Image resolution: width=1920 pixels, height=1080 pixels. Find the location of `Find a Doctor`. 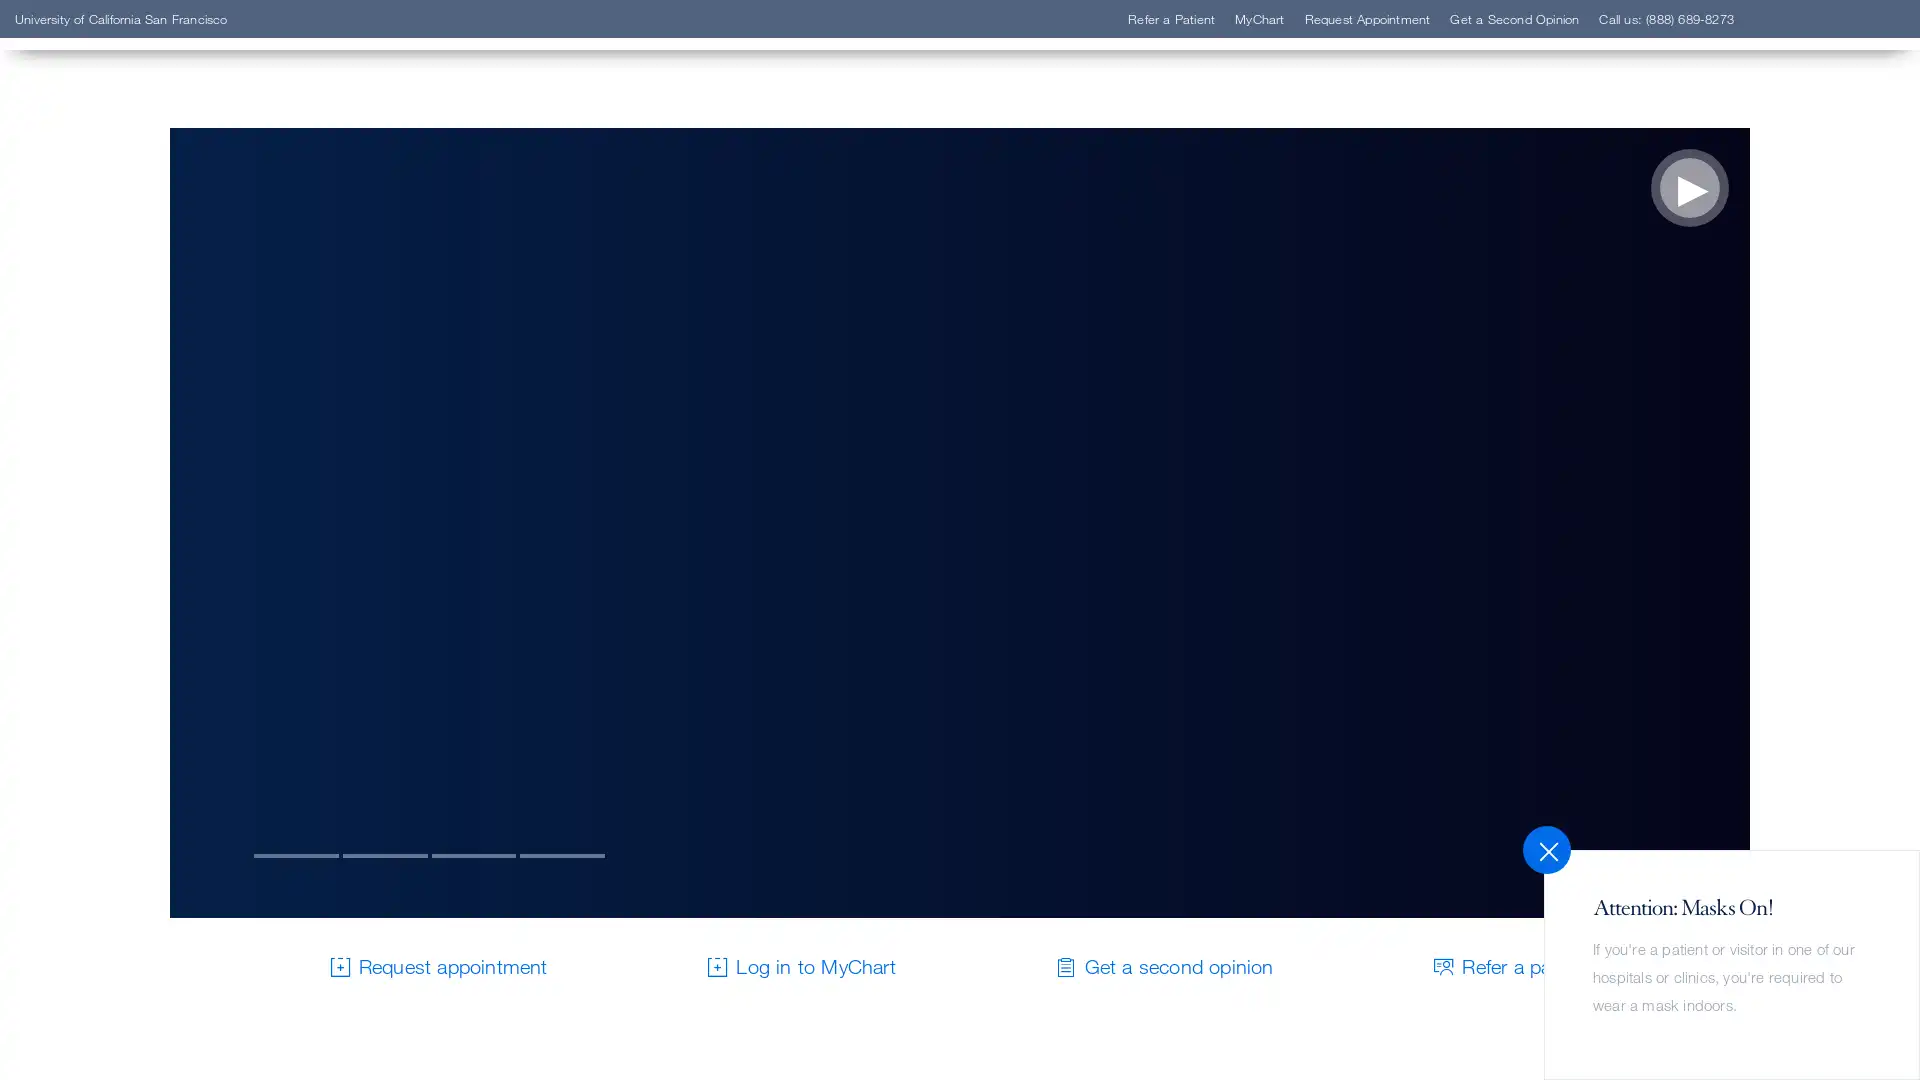

Find a Doctor is located at coordinates (138, 294).